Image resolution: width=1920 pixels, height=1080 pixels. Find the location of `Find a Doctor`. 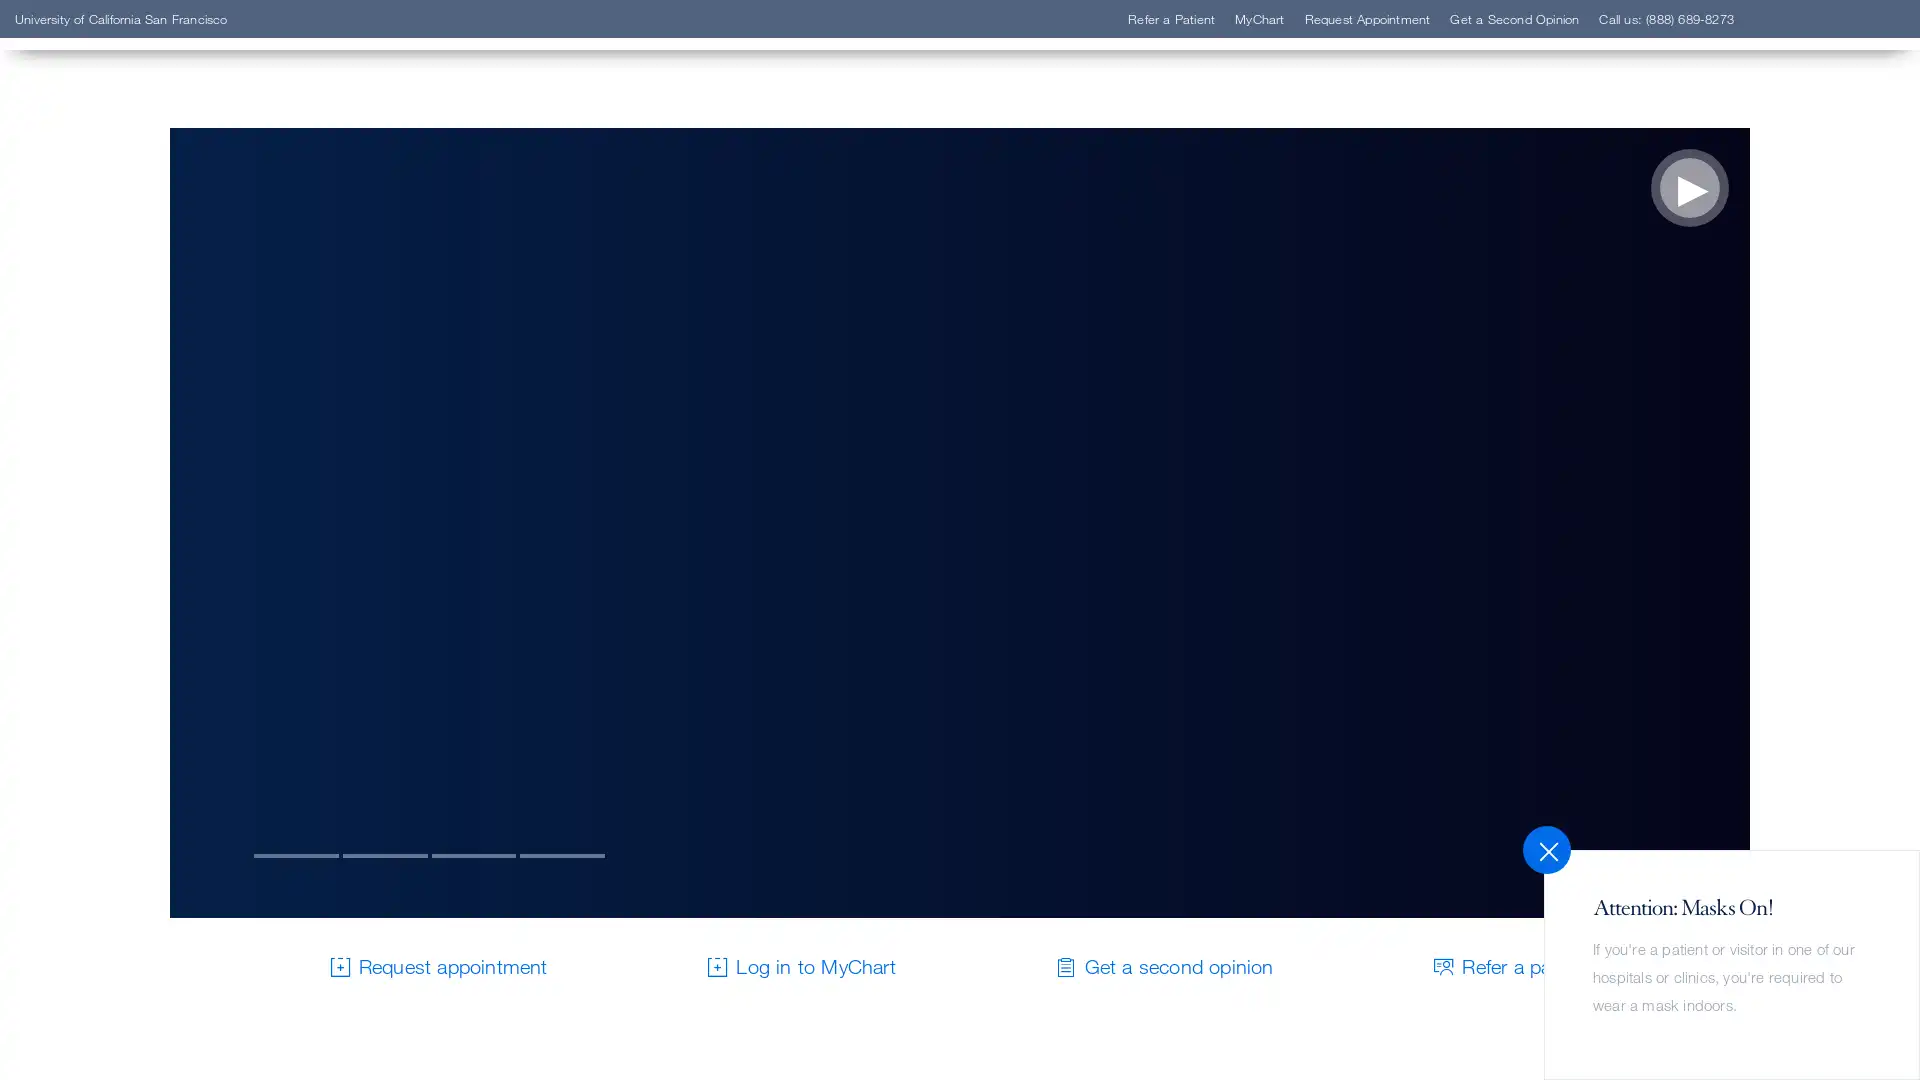

Find a Doctor is located at coordinates (138, 294).